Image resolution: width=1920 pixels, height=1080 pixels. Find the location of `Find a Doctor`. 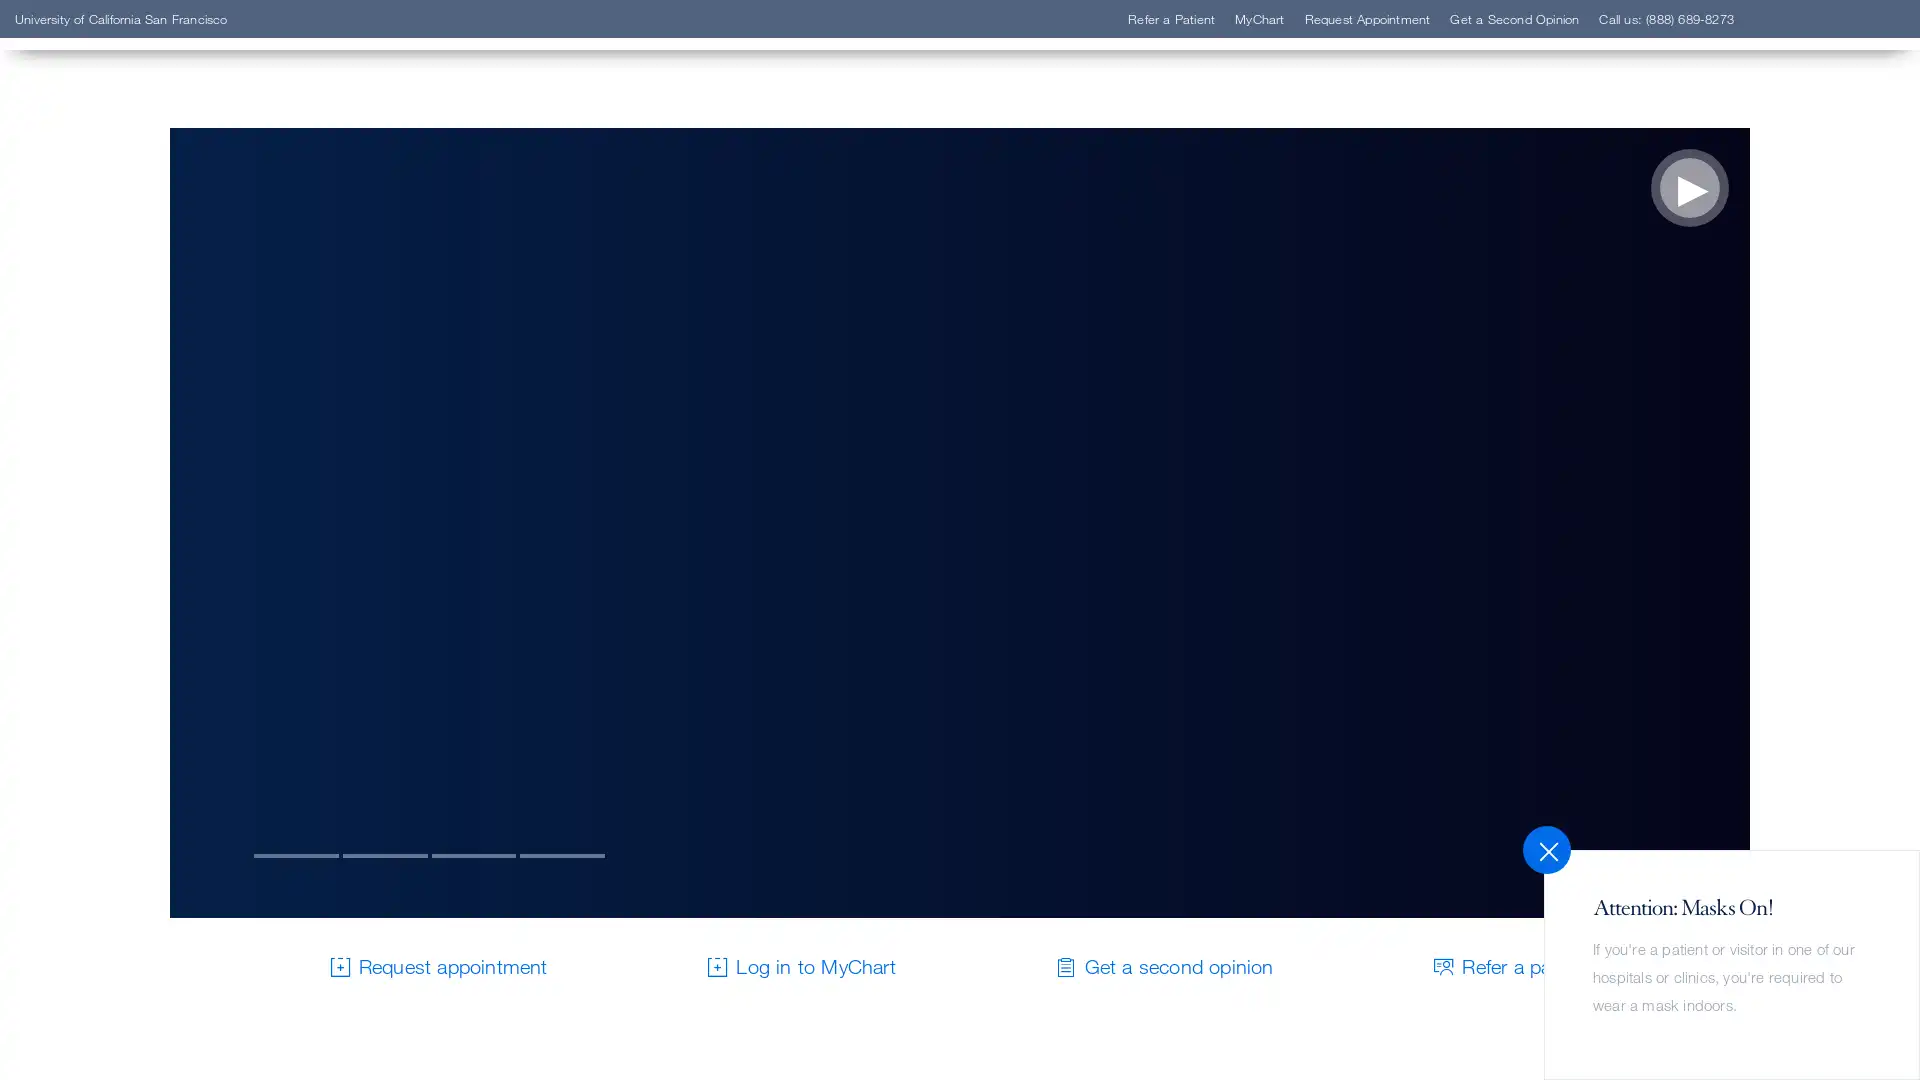

Find a Doctor is located at coordinates (138, 294).